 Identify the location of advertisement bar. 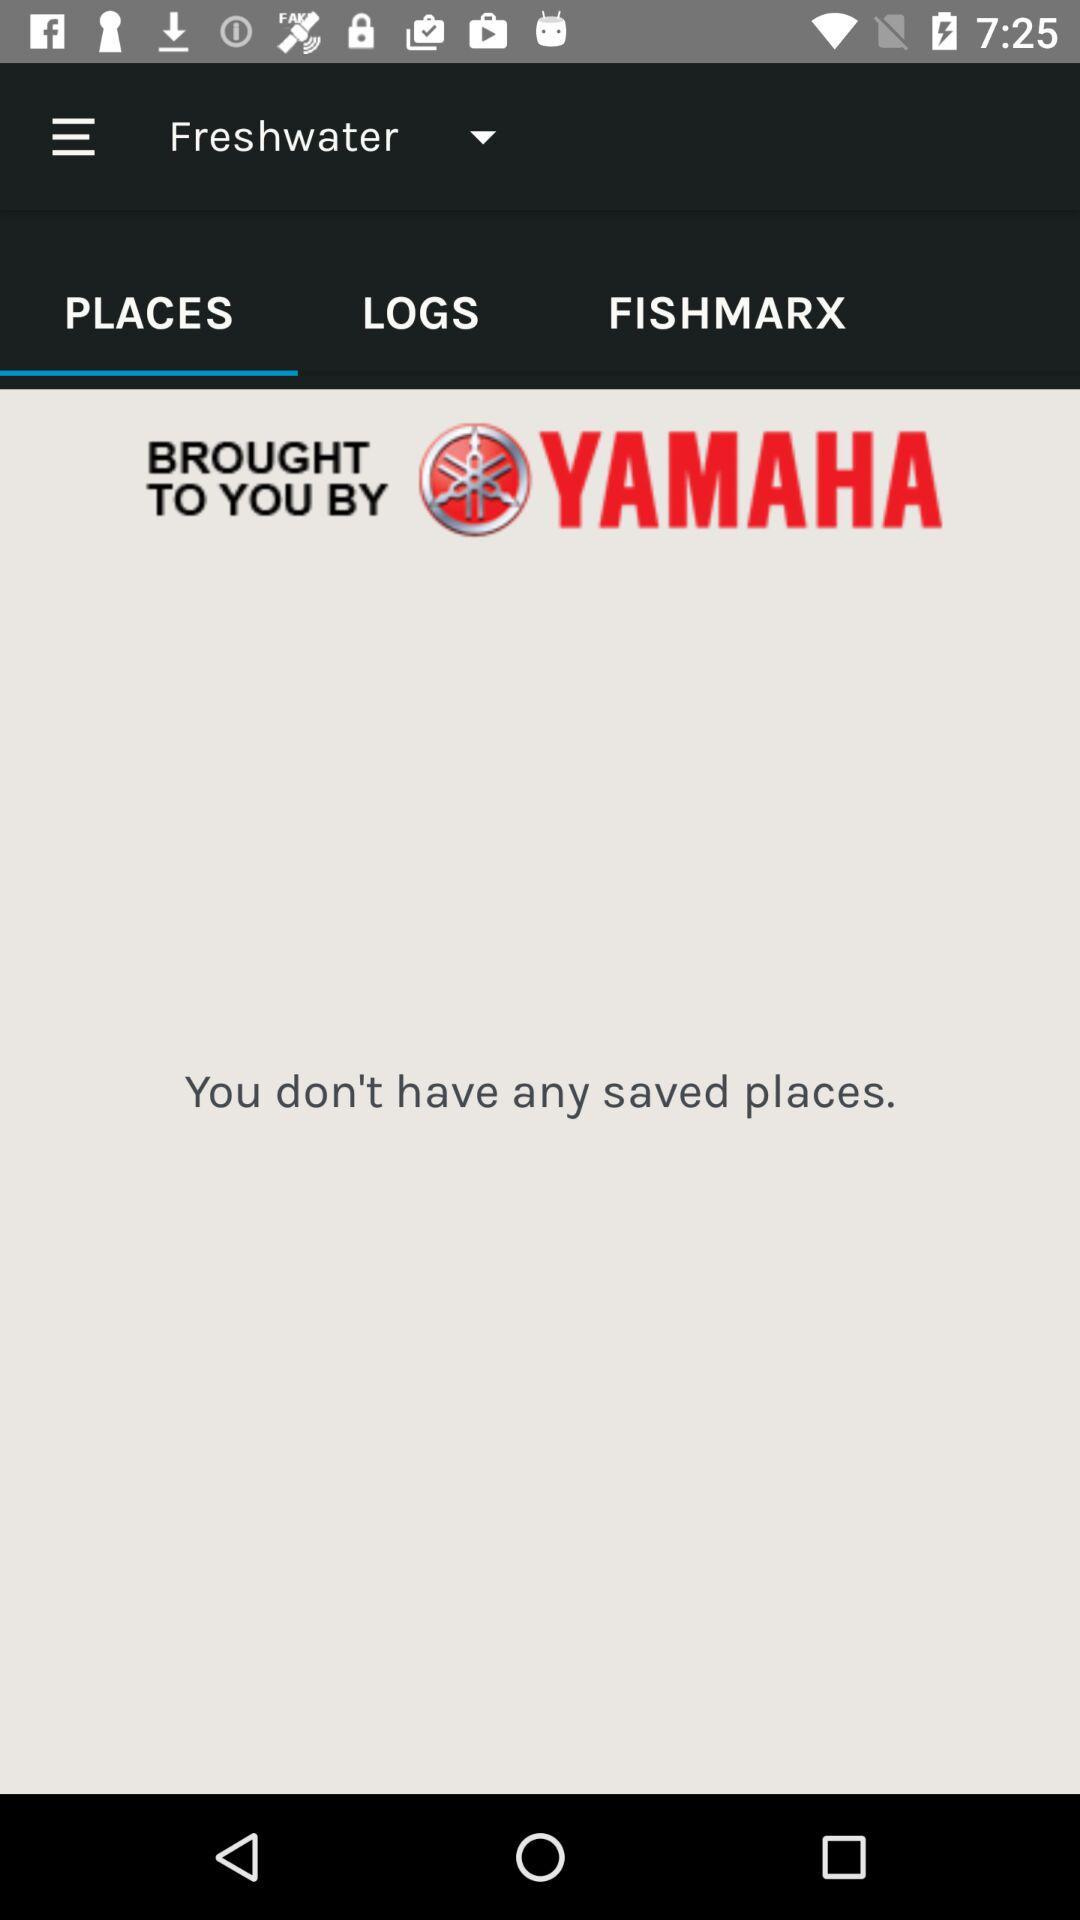
(540, 481).